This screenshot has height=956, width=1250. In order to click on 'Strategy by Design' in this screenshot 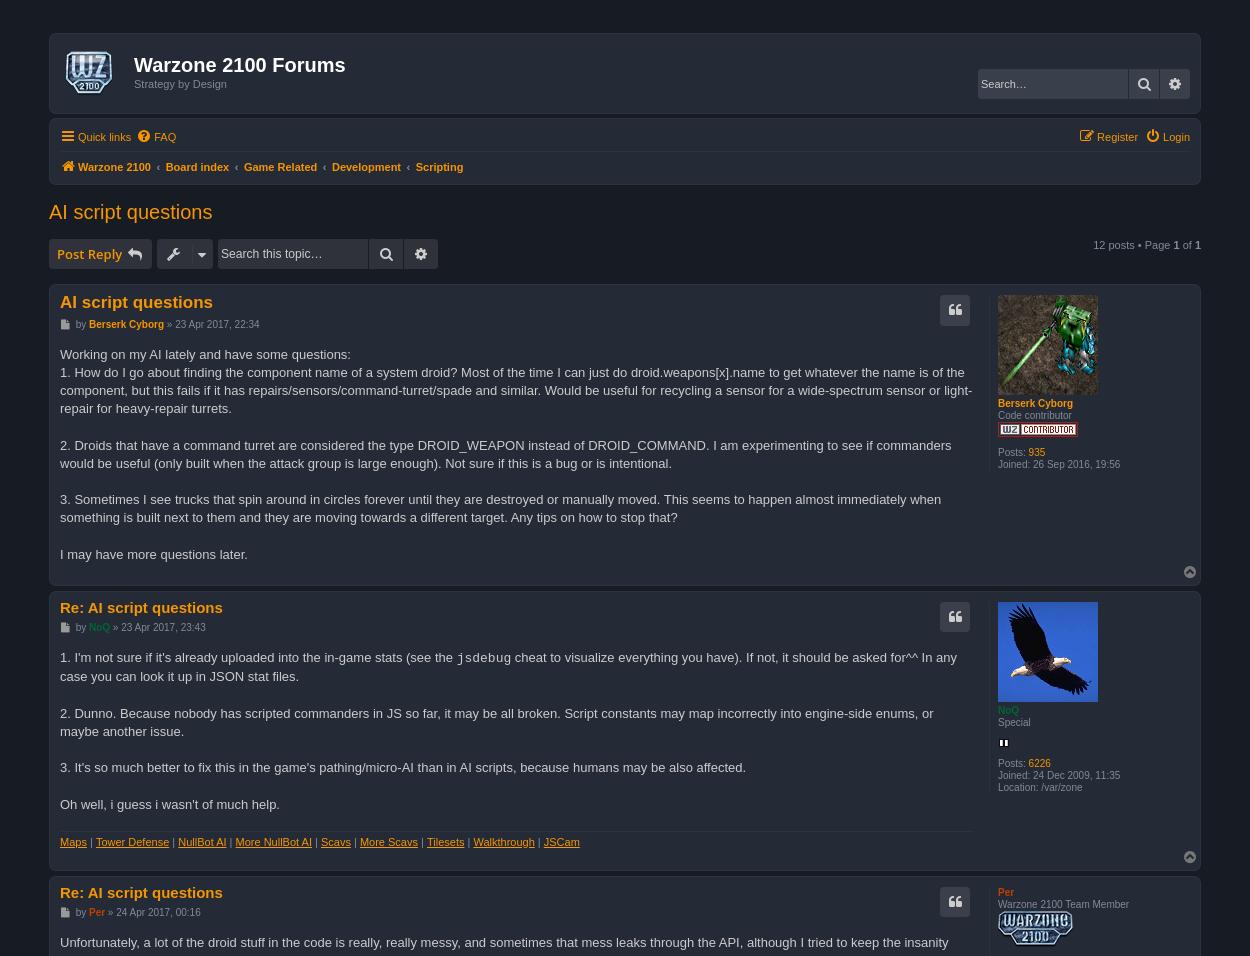, I will do `click(180, 83)`.